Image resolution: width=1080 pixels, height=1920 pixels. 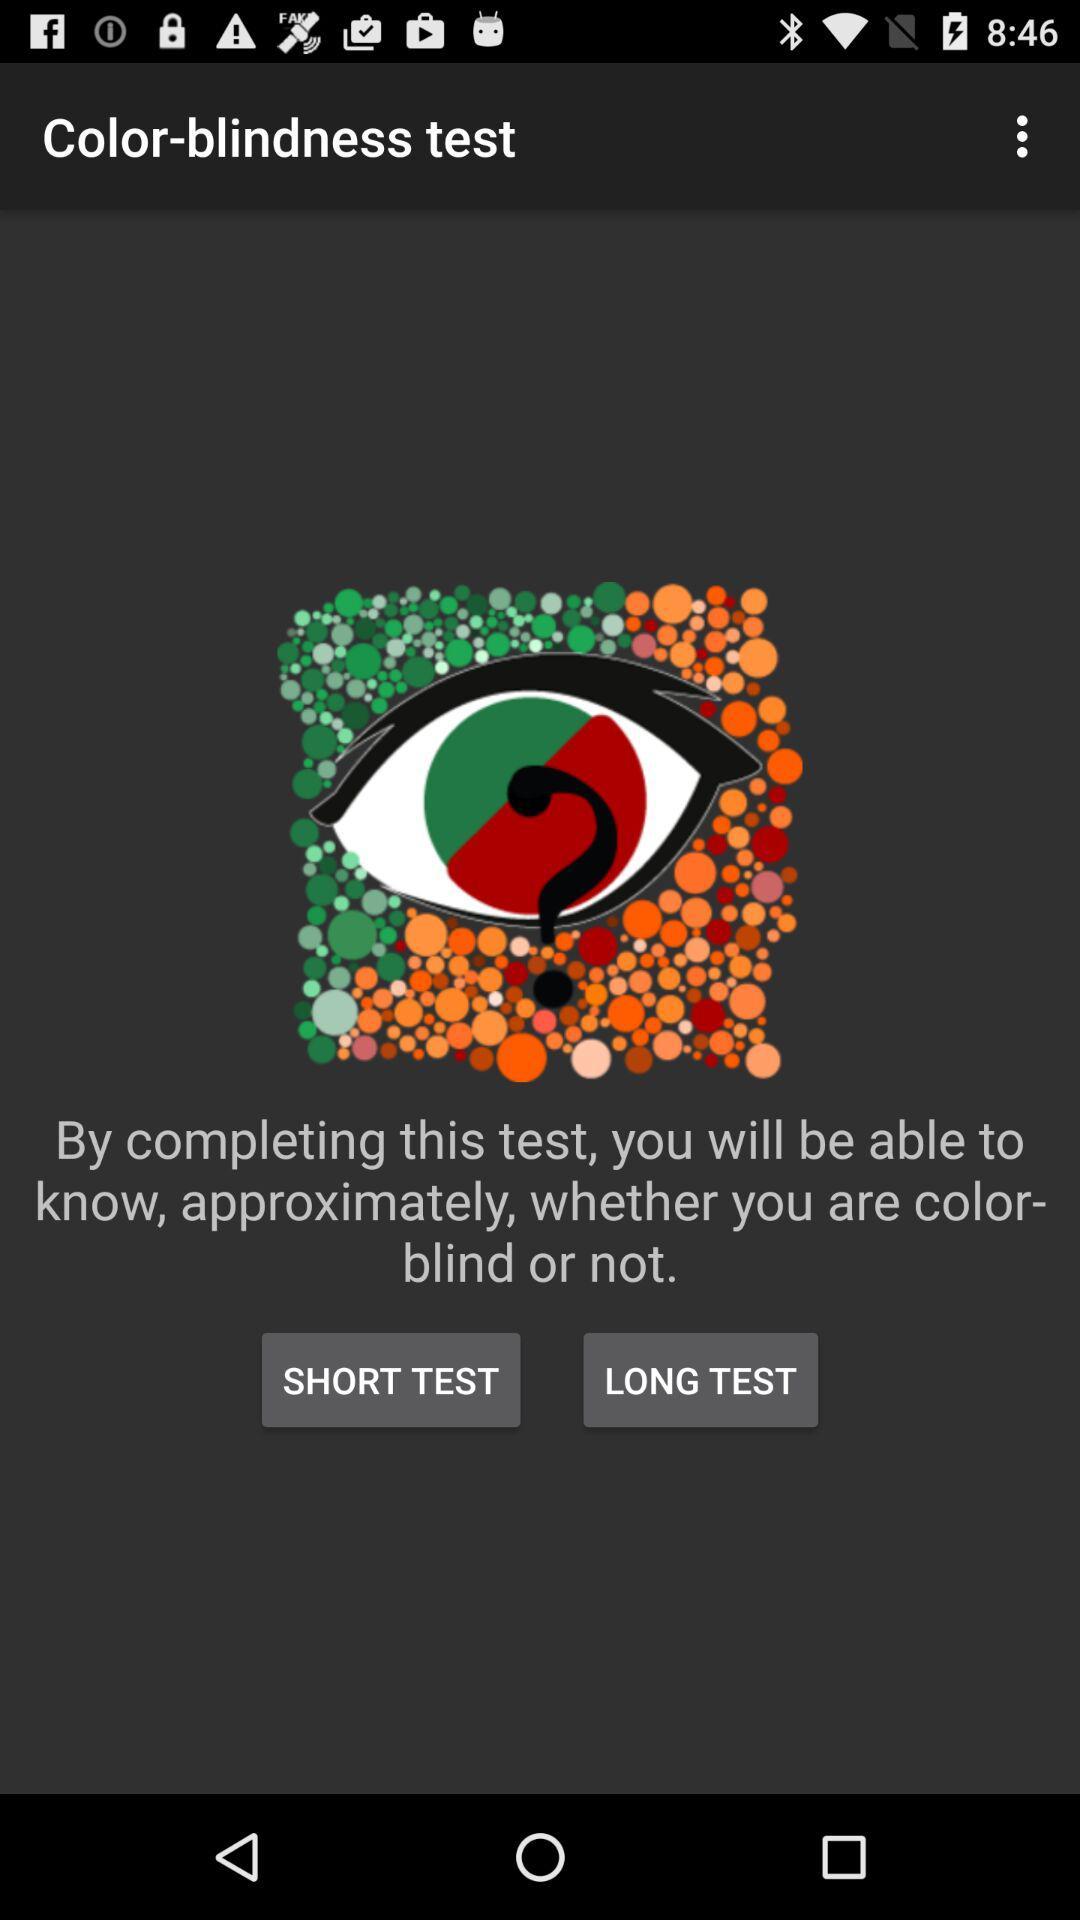 I want to click on short test button, so click(x=391, y=1379).